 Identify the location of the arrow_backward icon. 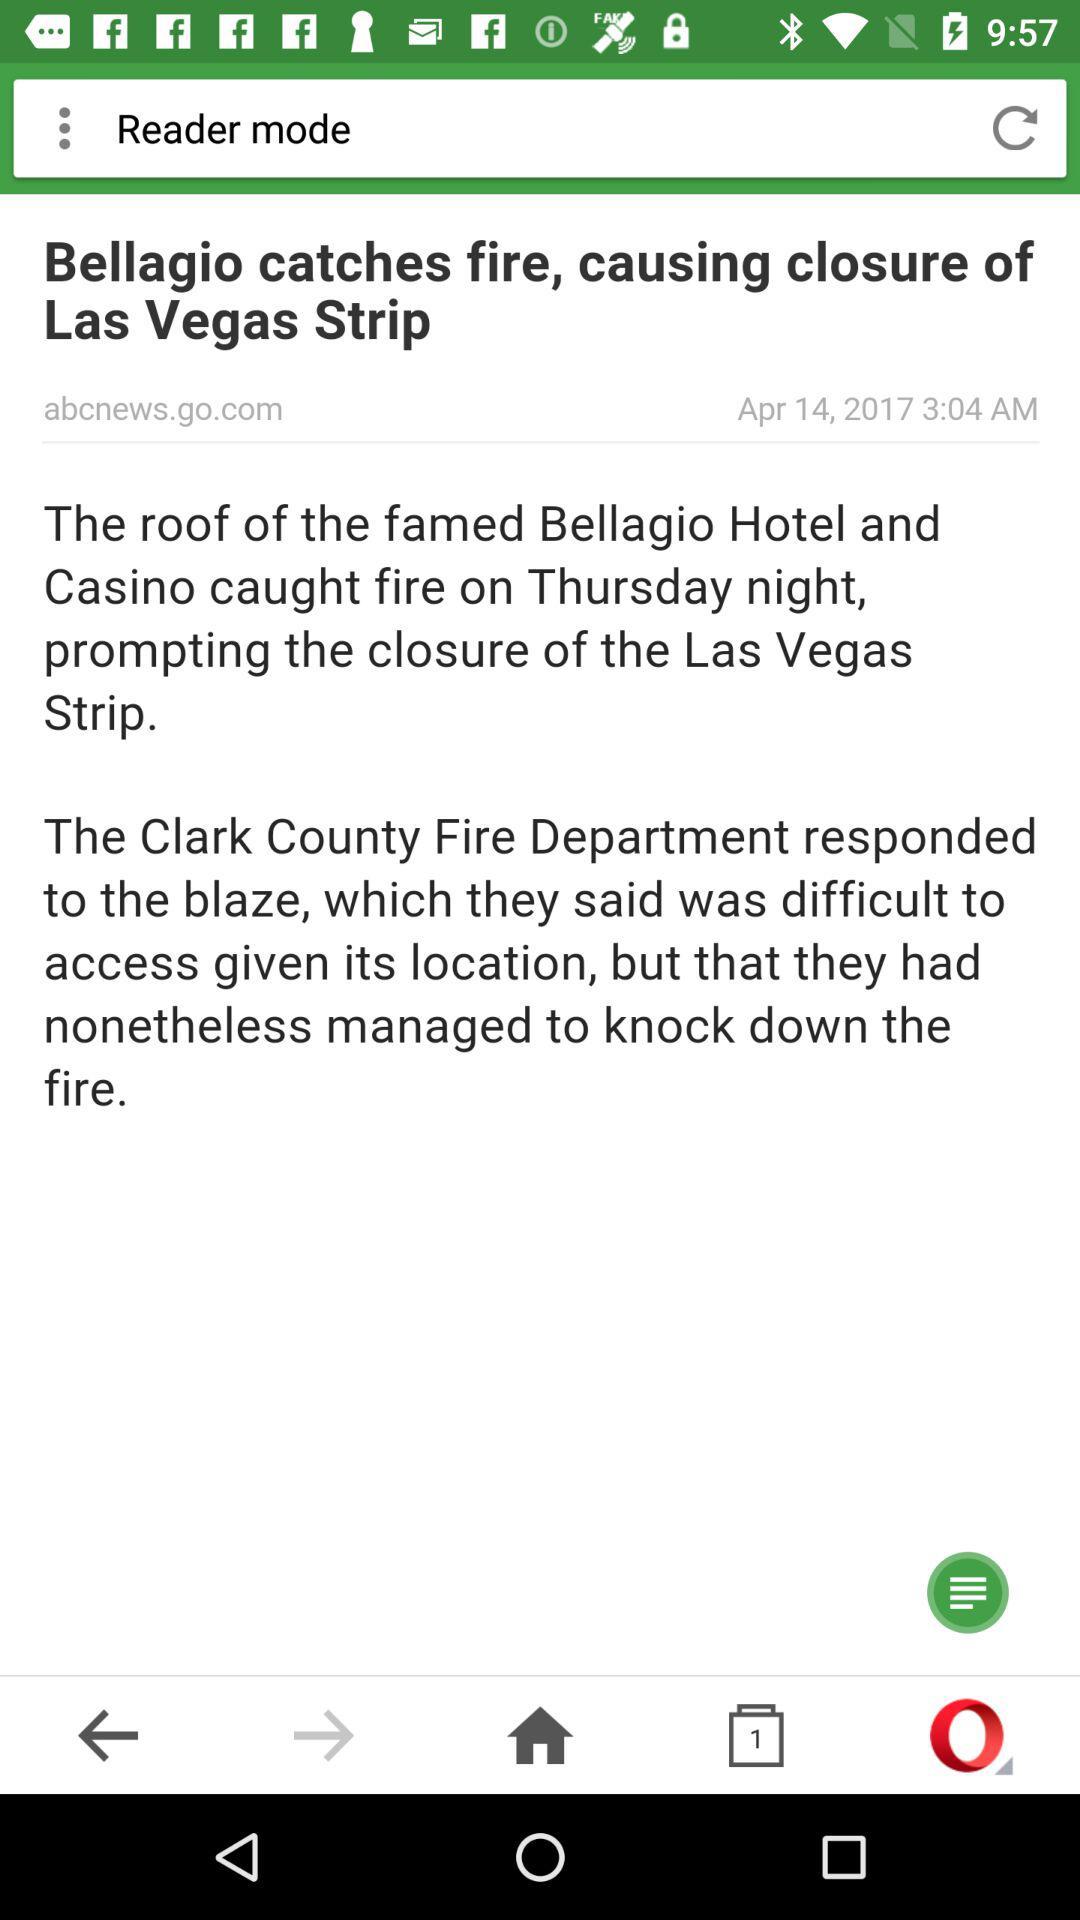
(108, 1734).